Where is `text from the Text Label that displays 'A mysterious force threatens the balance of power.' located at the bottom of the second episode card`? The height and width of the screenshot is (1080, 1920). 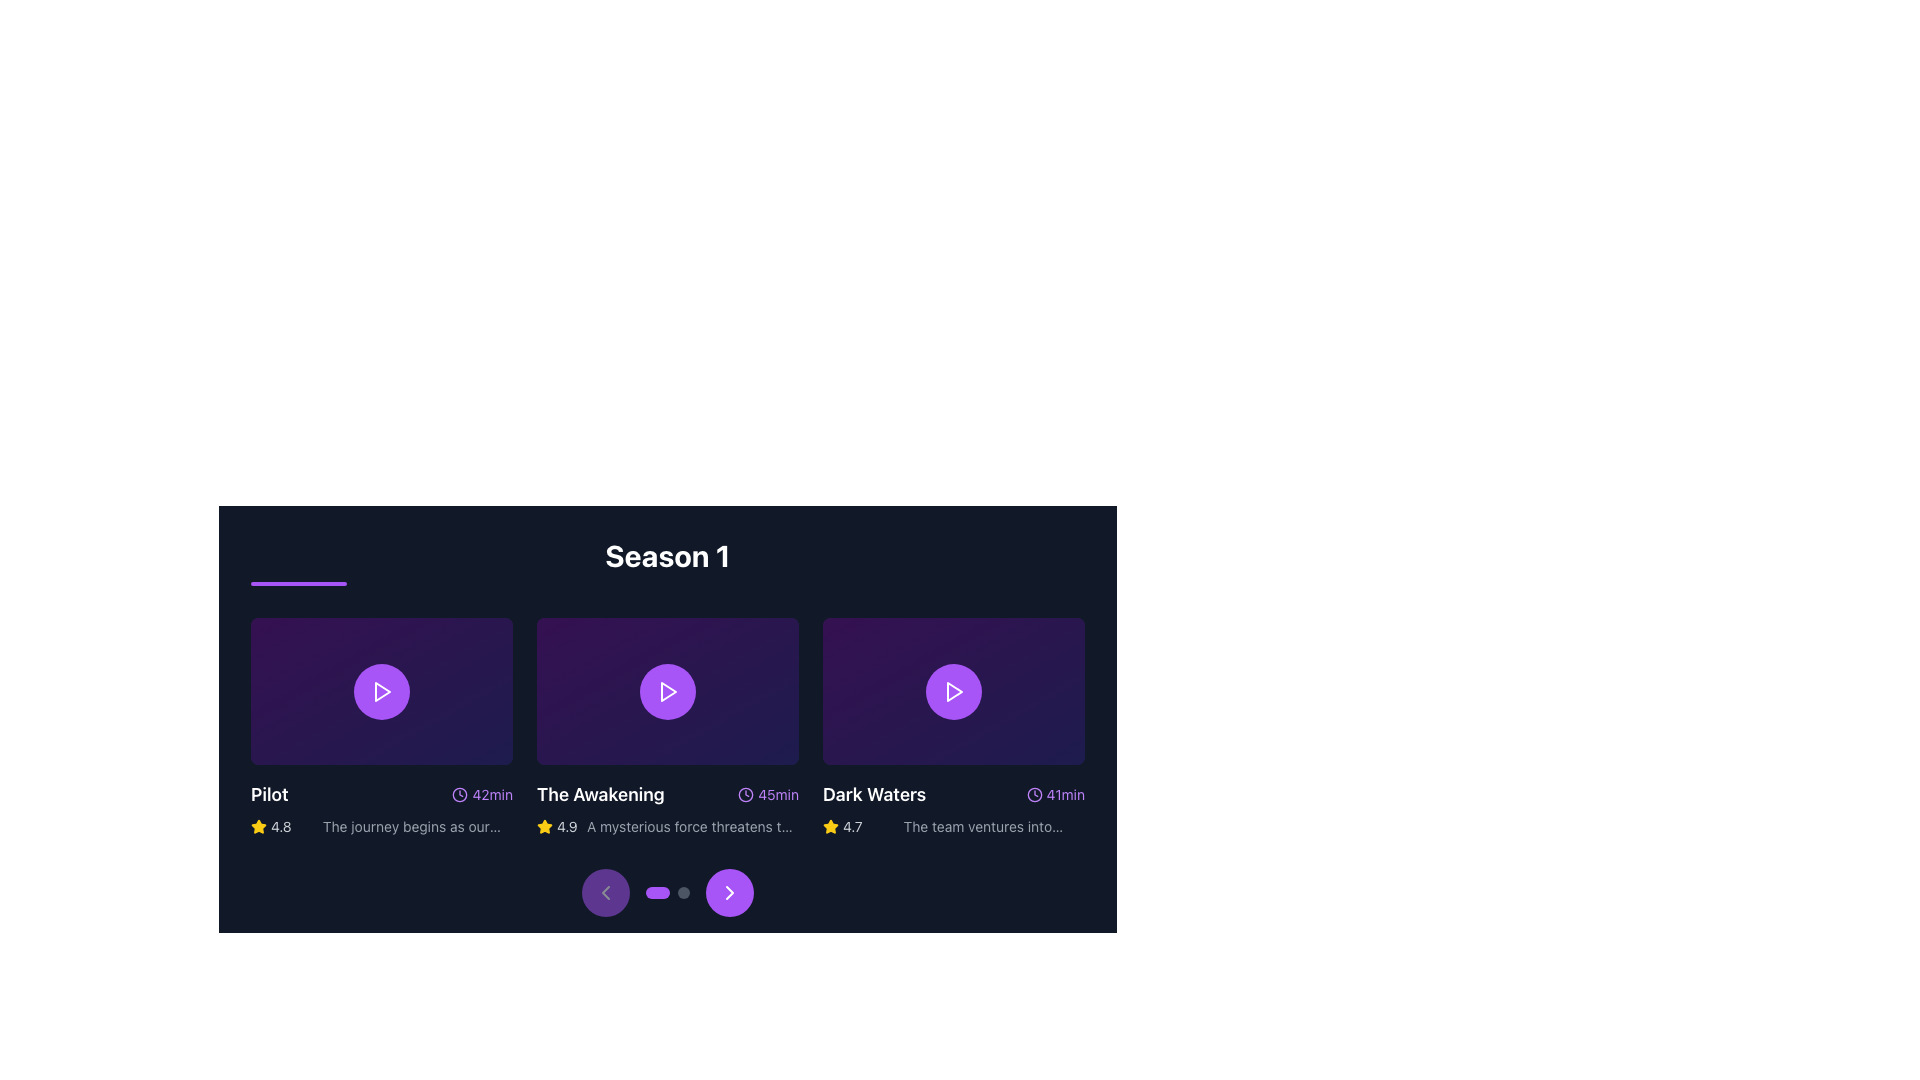 text from the Text Label that displays 'A mysterious force threatens the balance of power.' located at the bottom of the second episode card is located at coordinates (692, 827).